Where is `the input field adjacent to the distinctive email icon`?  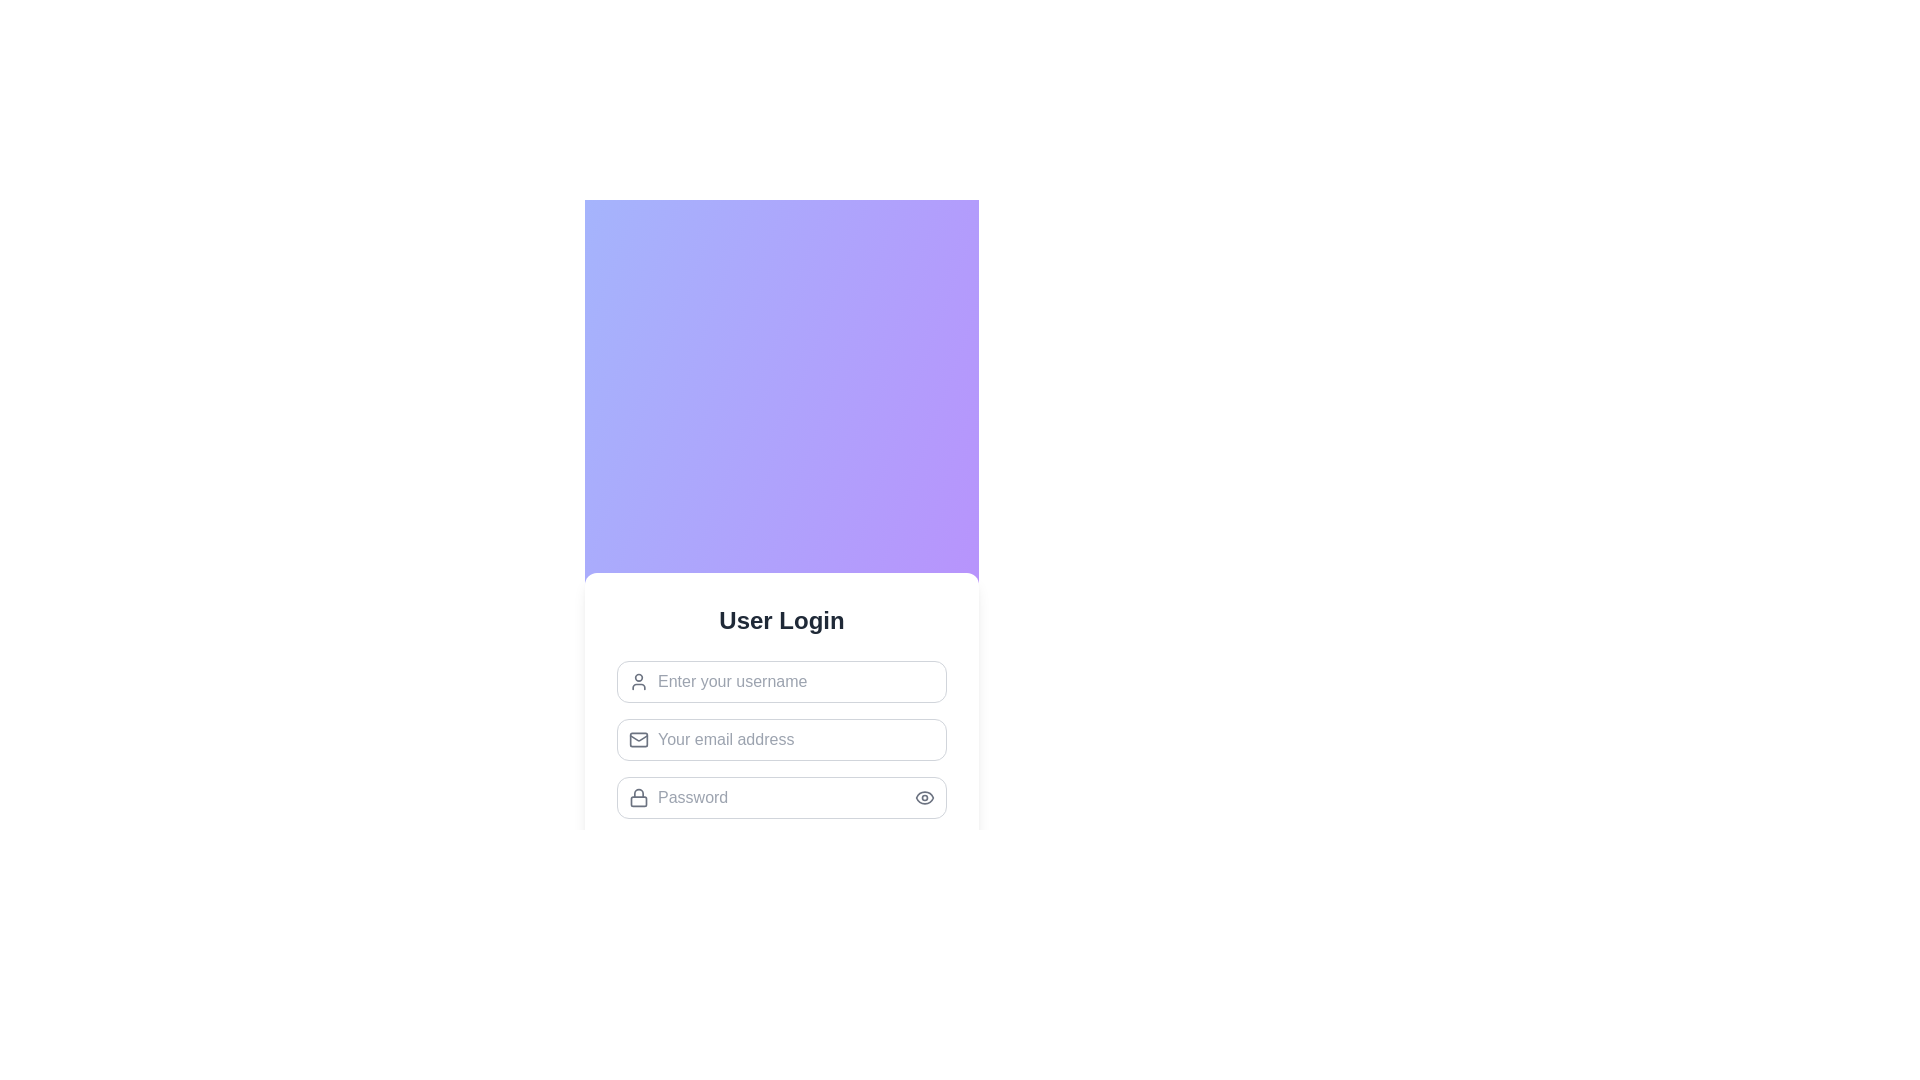
the input field adjacent to the distinctive email icon is located at coordinates (637, 740).